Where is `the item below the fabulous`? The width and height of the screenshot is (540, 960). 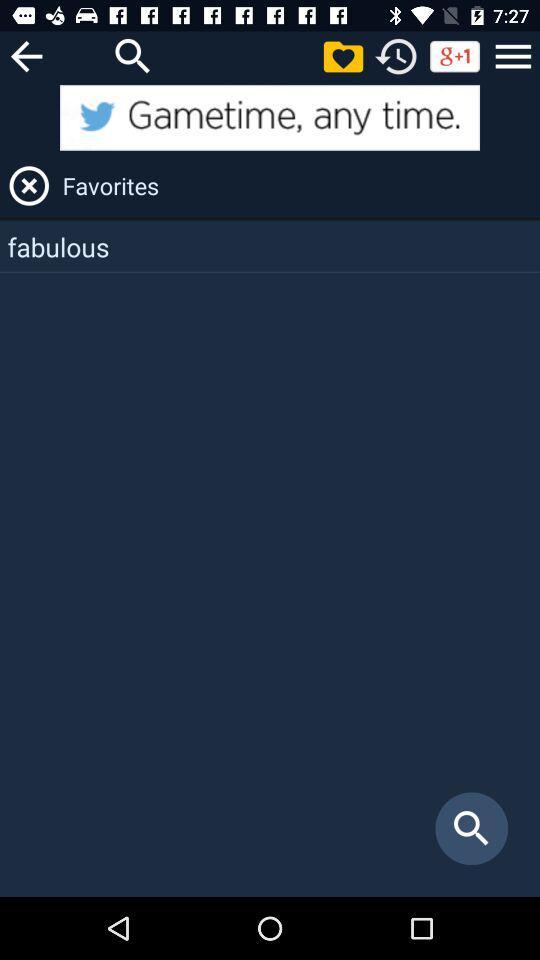 the item below the fabulous is located at coordinates (471, 828).